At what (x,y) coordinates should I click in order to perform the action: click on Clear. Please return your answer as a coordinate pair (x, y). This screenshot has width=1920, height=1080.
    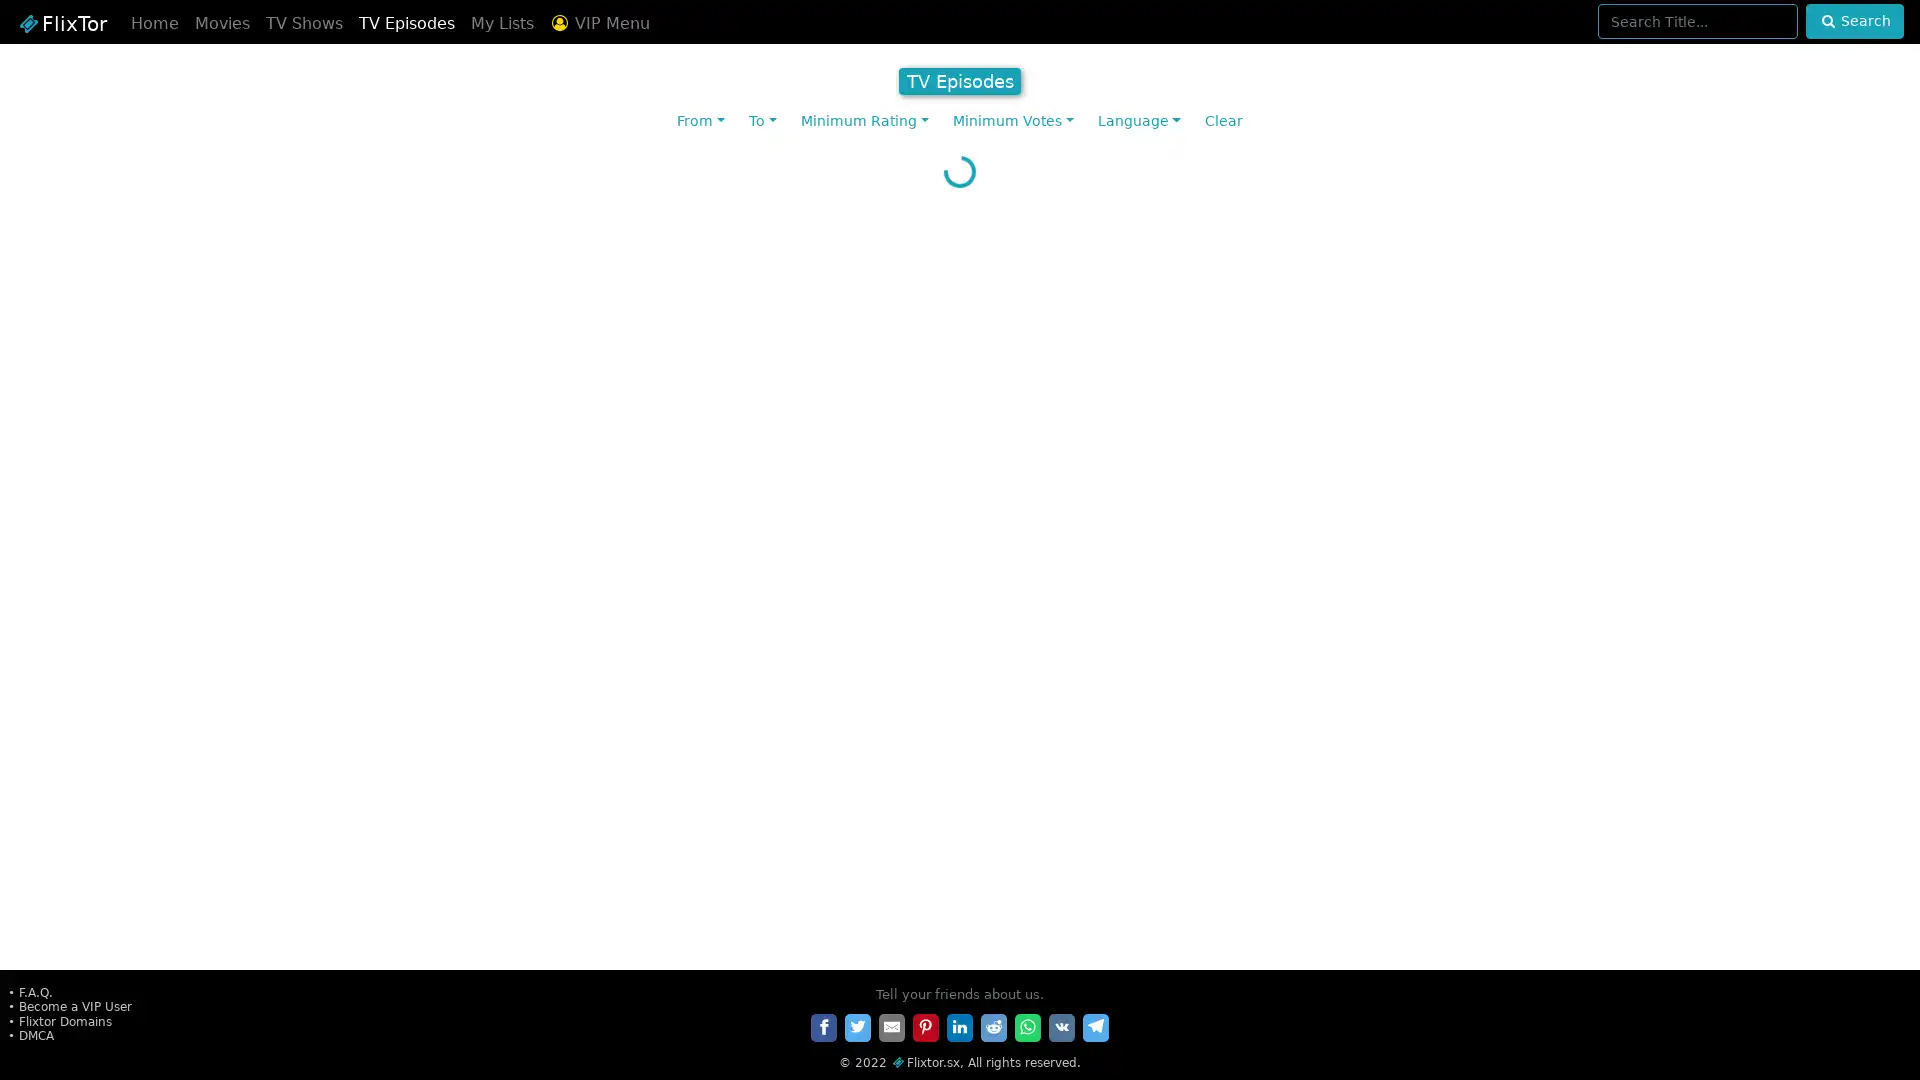
    Looking at the image, I should click on (1222, 121).